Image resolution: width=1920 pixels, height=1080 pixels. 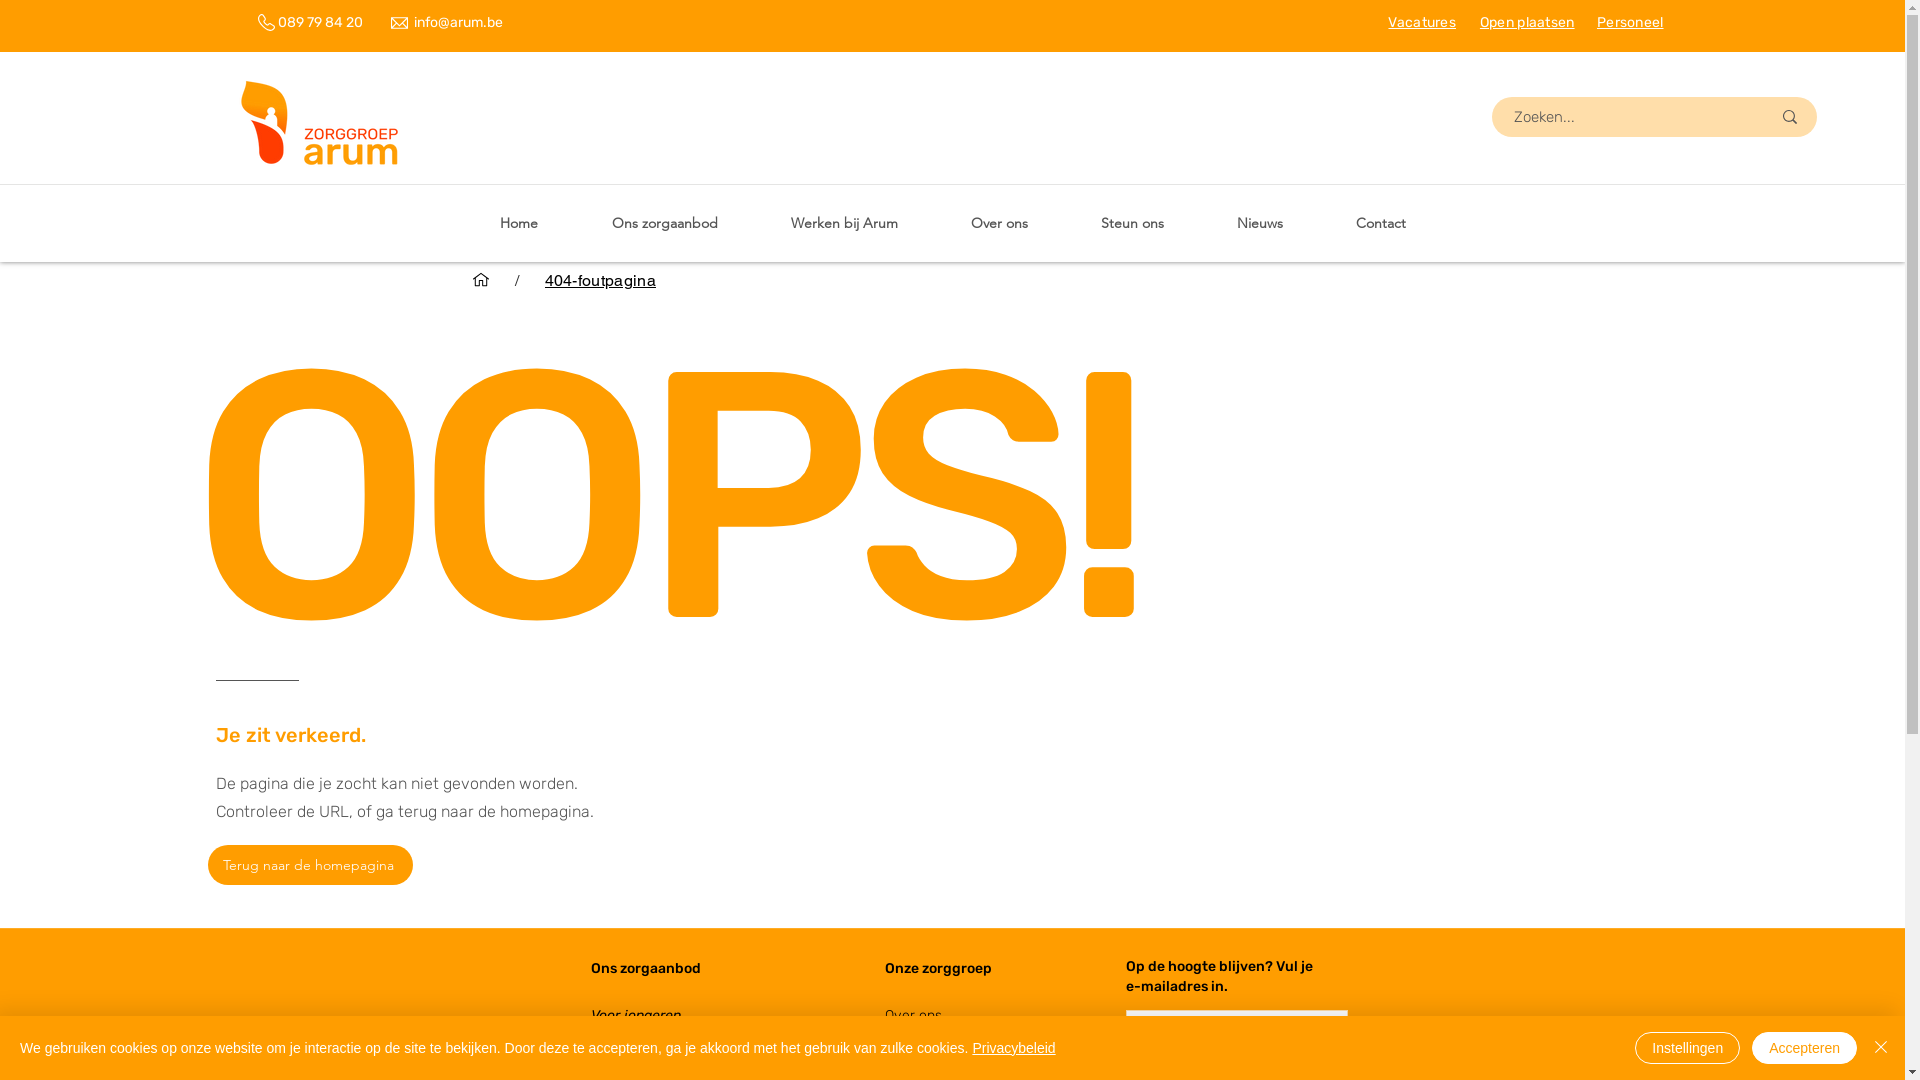 I want to click on 'Personeel', so click(x=1596, y=22).